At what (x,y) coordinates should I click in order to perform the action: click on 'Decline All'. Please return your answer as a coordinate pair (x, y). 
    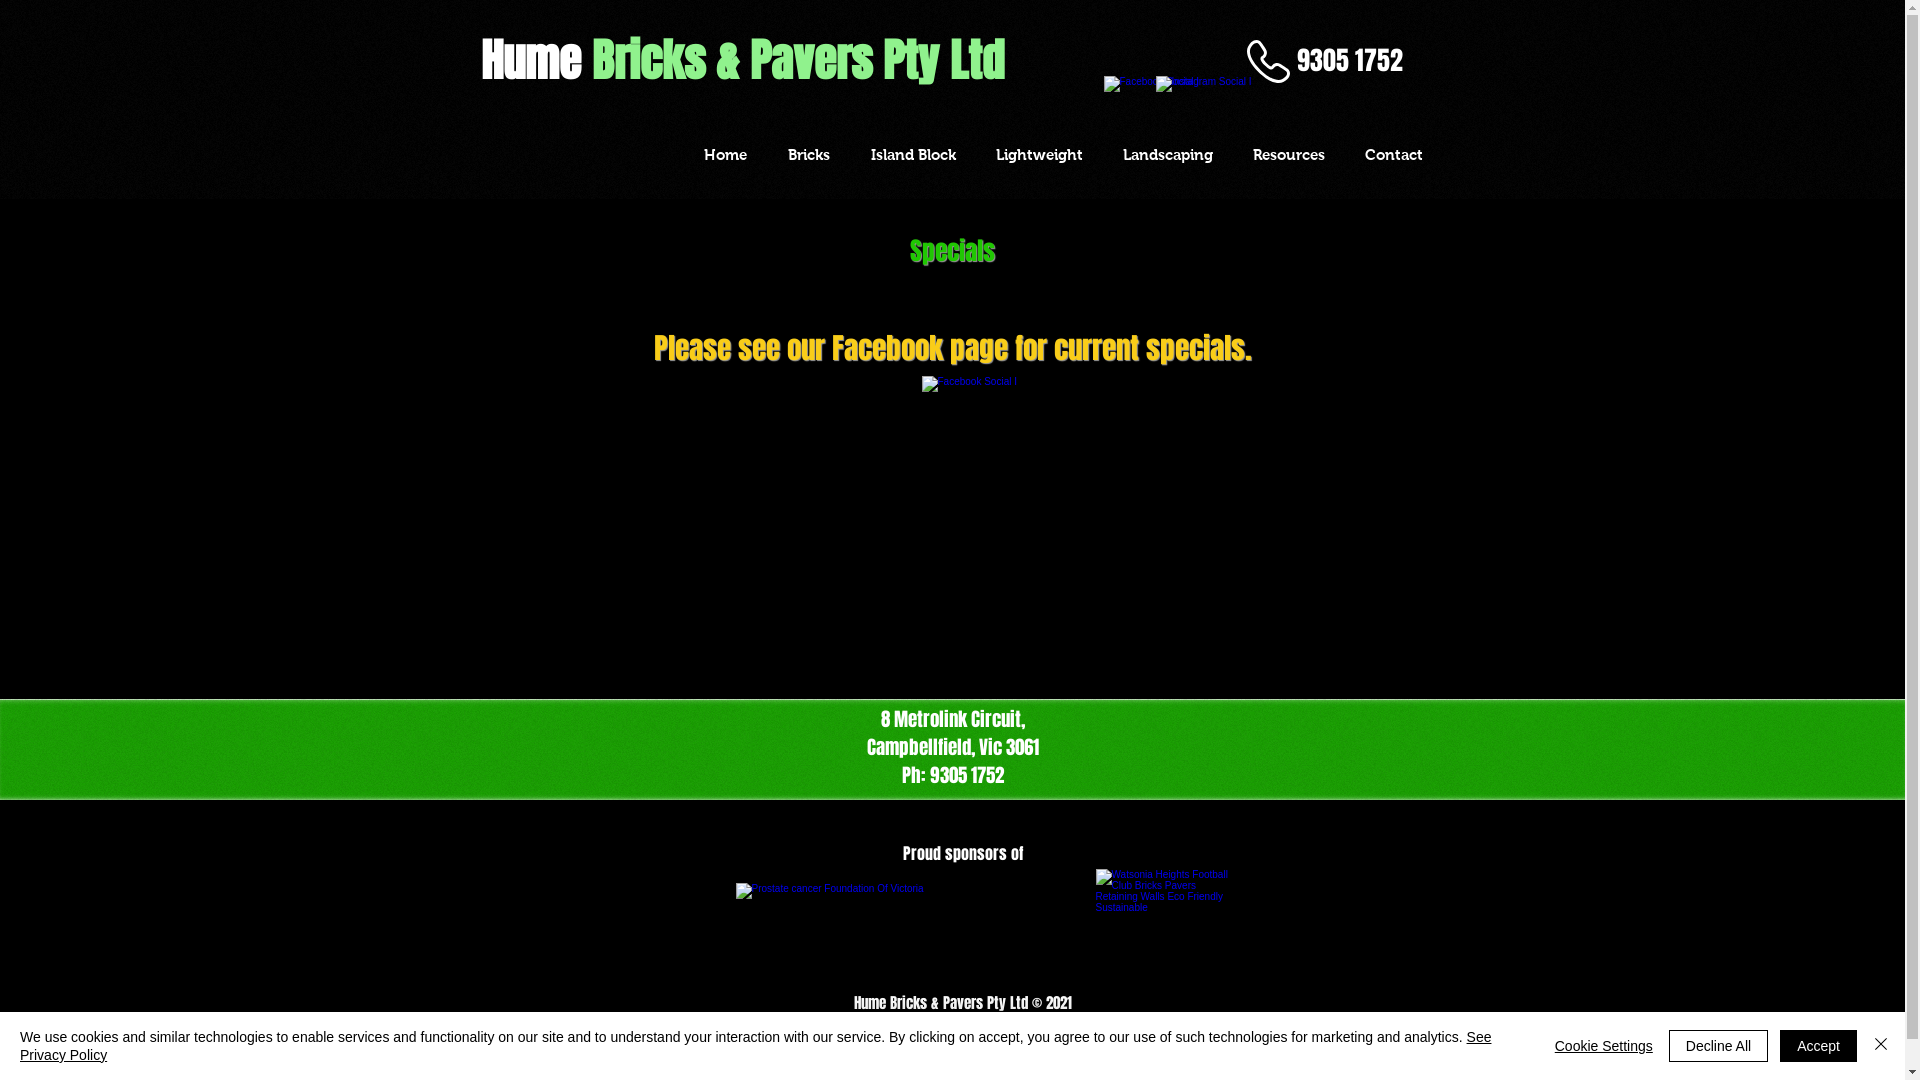
    Looking at the image, I should click on (1669, 1044).